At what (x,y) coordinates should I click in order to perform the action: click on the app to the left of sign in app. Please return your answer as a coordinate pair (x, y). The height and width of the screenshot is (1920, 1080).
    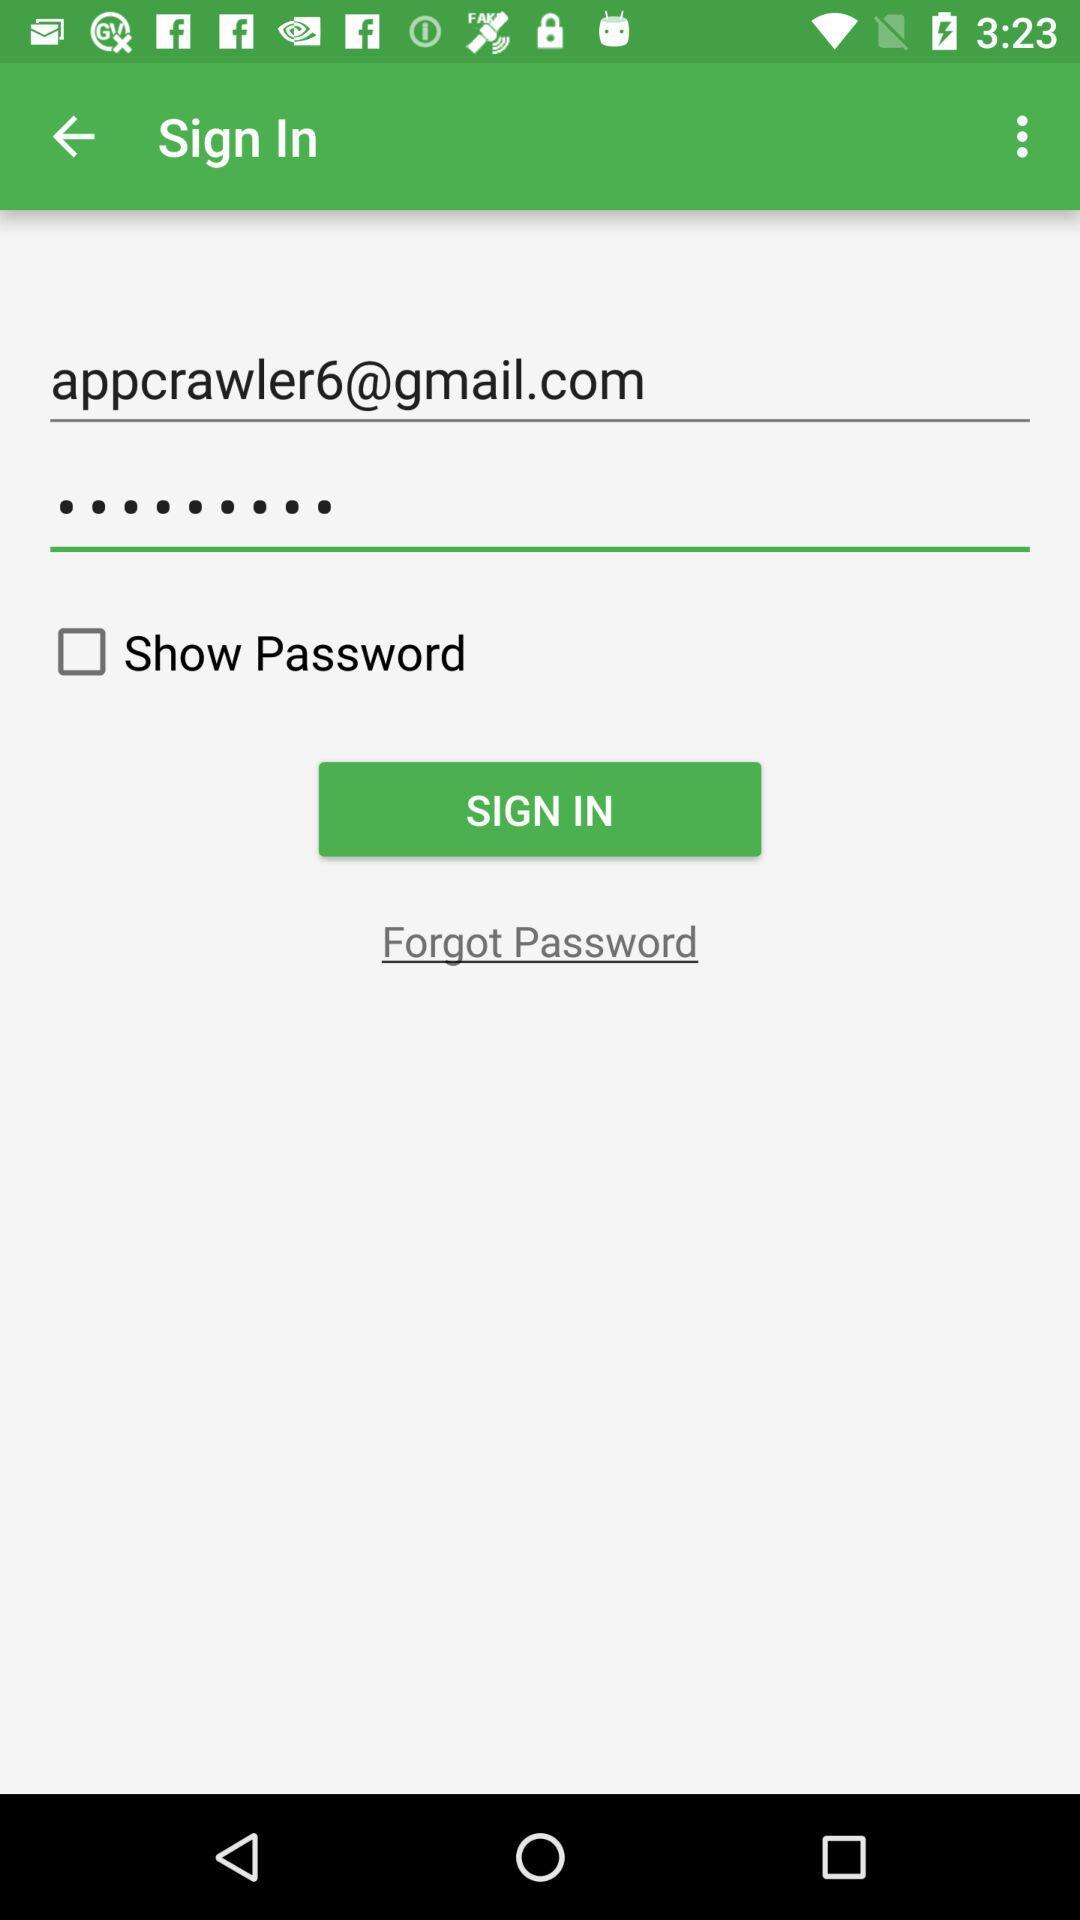
    Looking at the image, I should click on (72, 135).